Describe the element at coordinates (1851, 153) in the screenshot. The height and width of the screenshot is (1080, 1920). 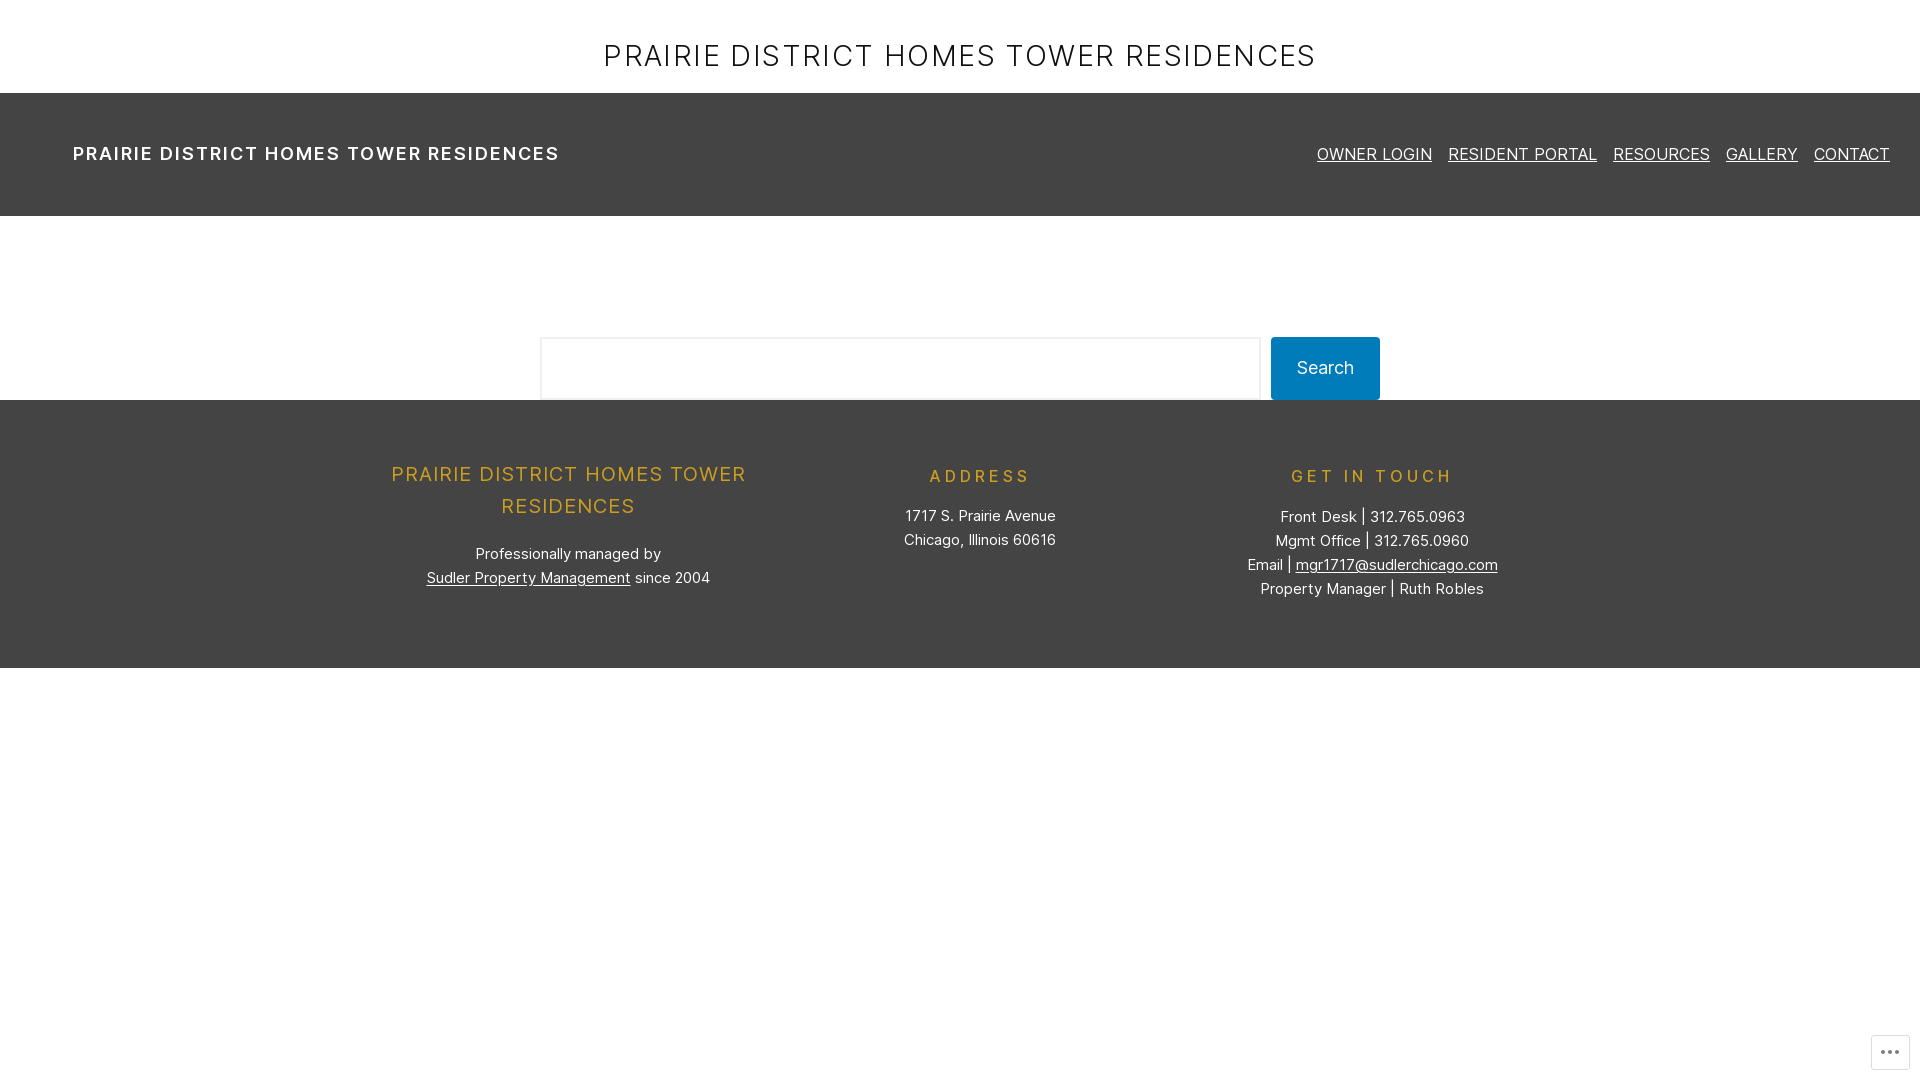
I see `'CONTACT'` at that location.